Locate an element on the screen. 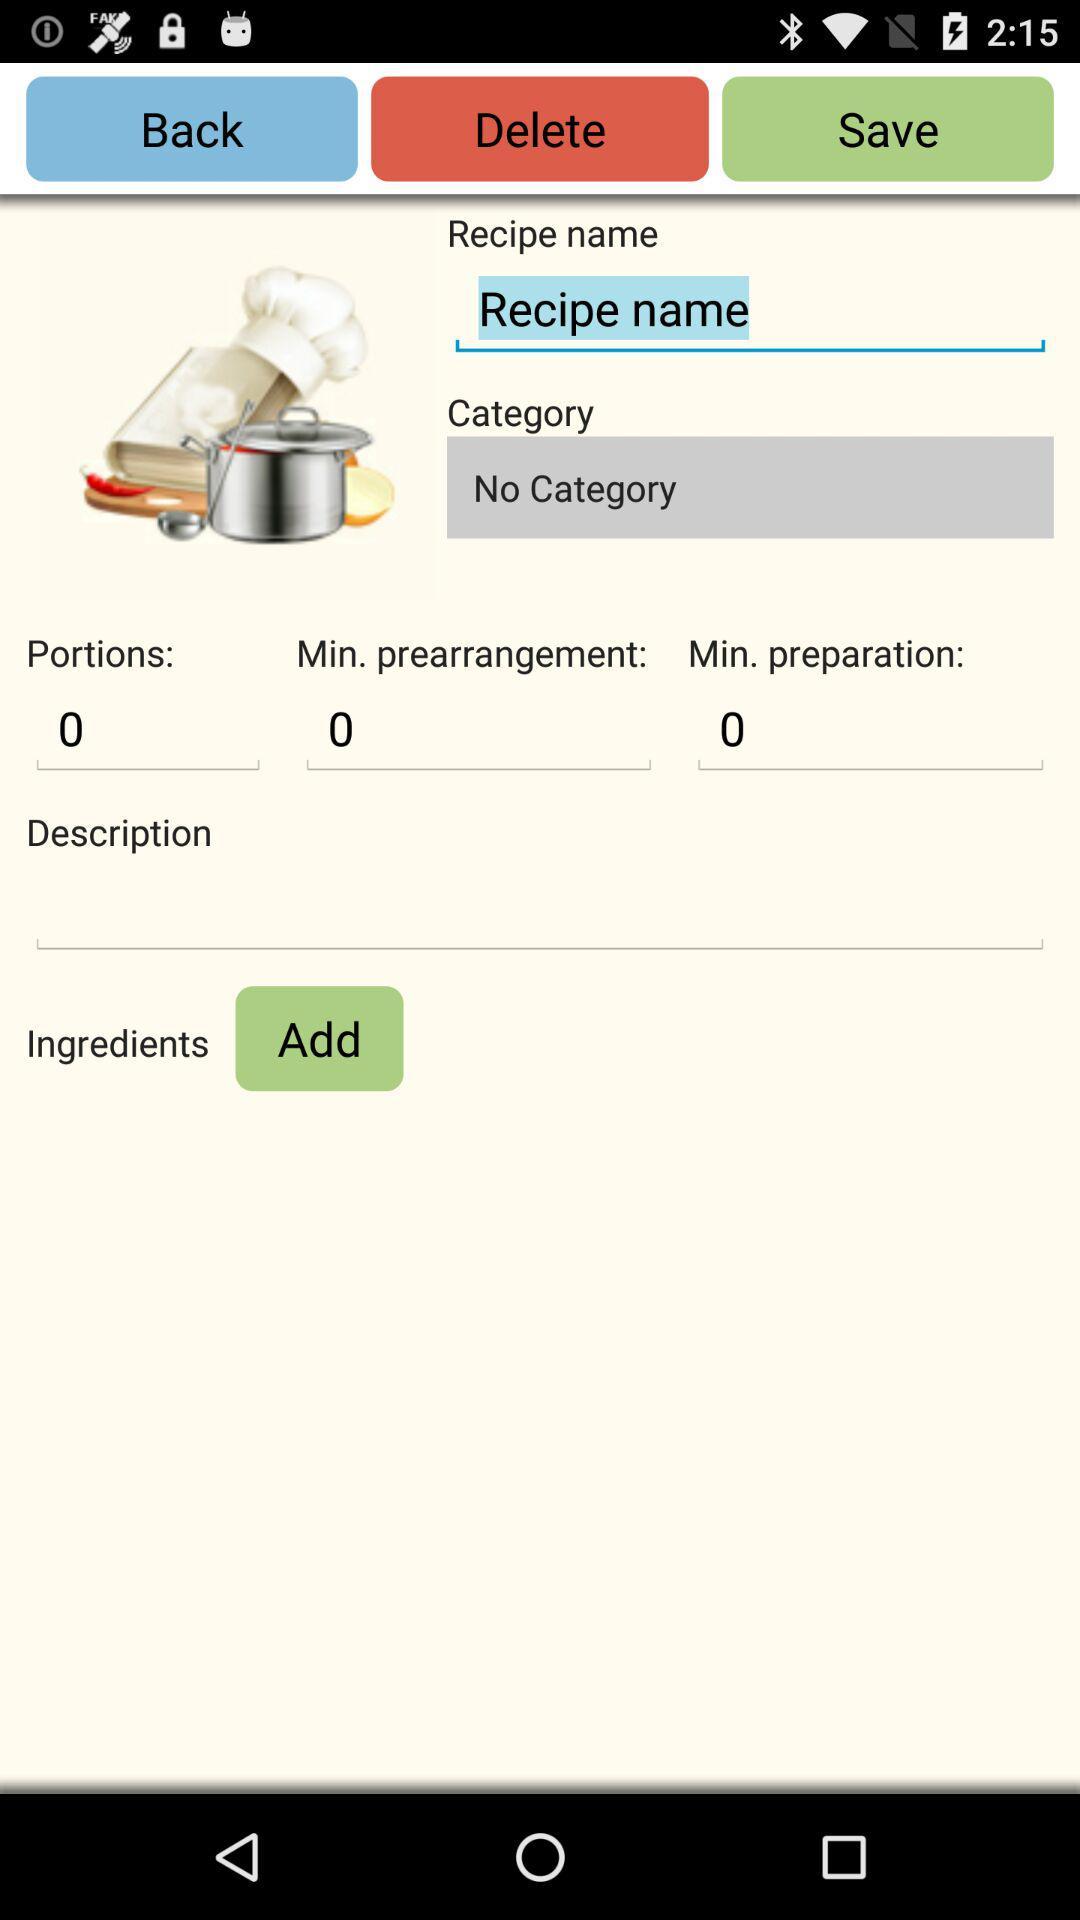 Image resolution: width=1080 pixels, height=1920 pixels. write description is located at coordinates (540, 907).